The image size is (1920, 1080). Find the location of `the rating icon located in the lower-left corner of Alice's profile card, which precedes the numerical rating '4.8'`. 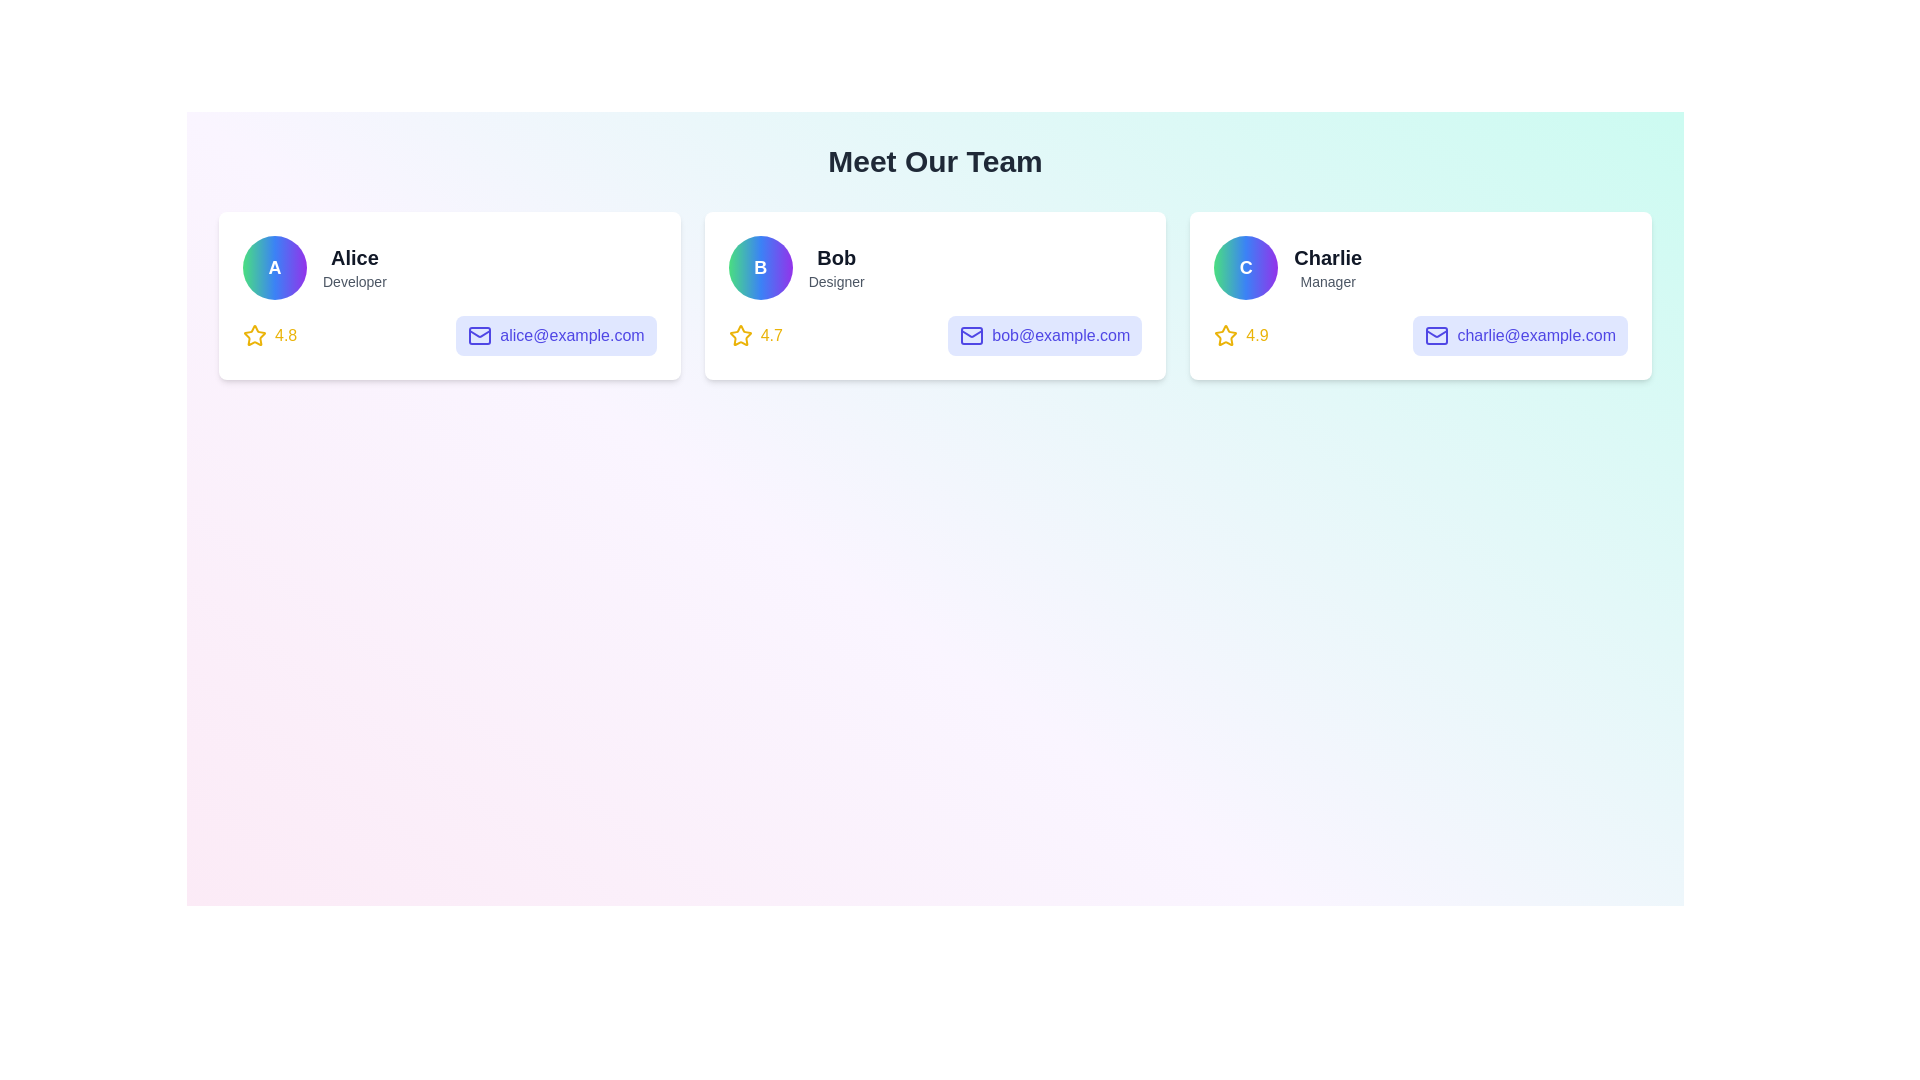

the rating icon located in the lower-left corner of Alice's profile card, which precedes the numerical rating '4.8' is located at coordinates (253, 334).